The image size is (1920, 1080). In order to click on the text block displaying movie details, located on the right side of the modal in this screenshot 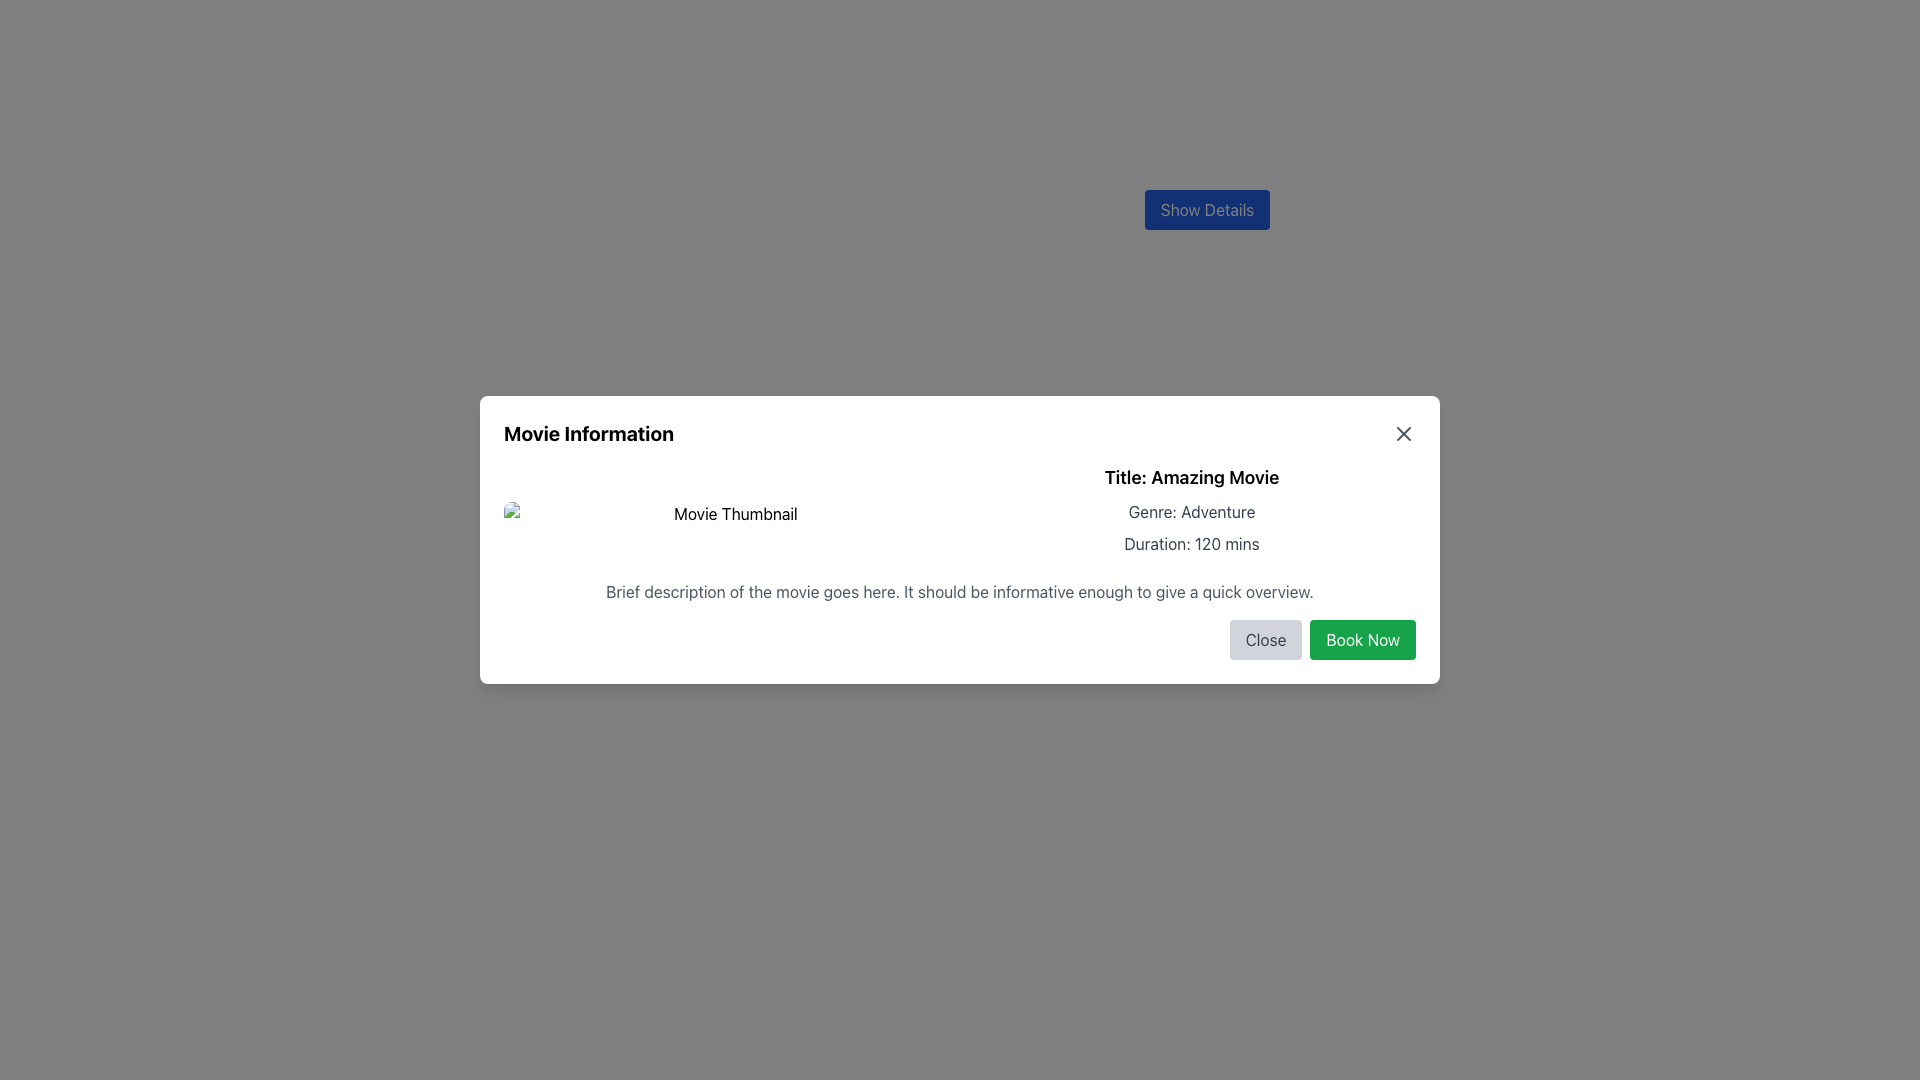, I will do `click(1191, 512)`.